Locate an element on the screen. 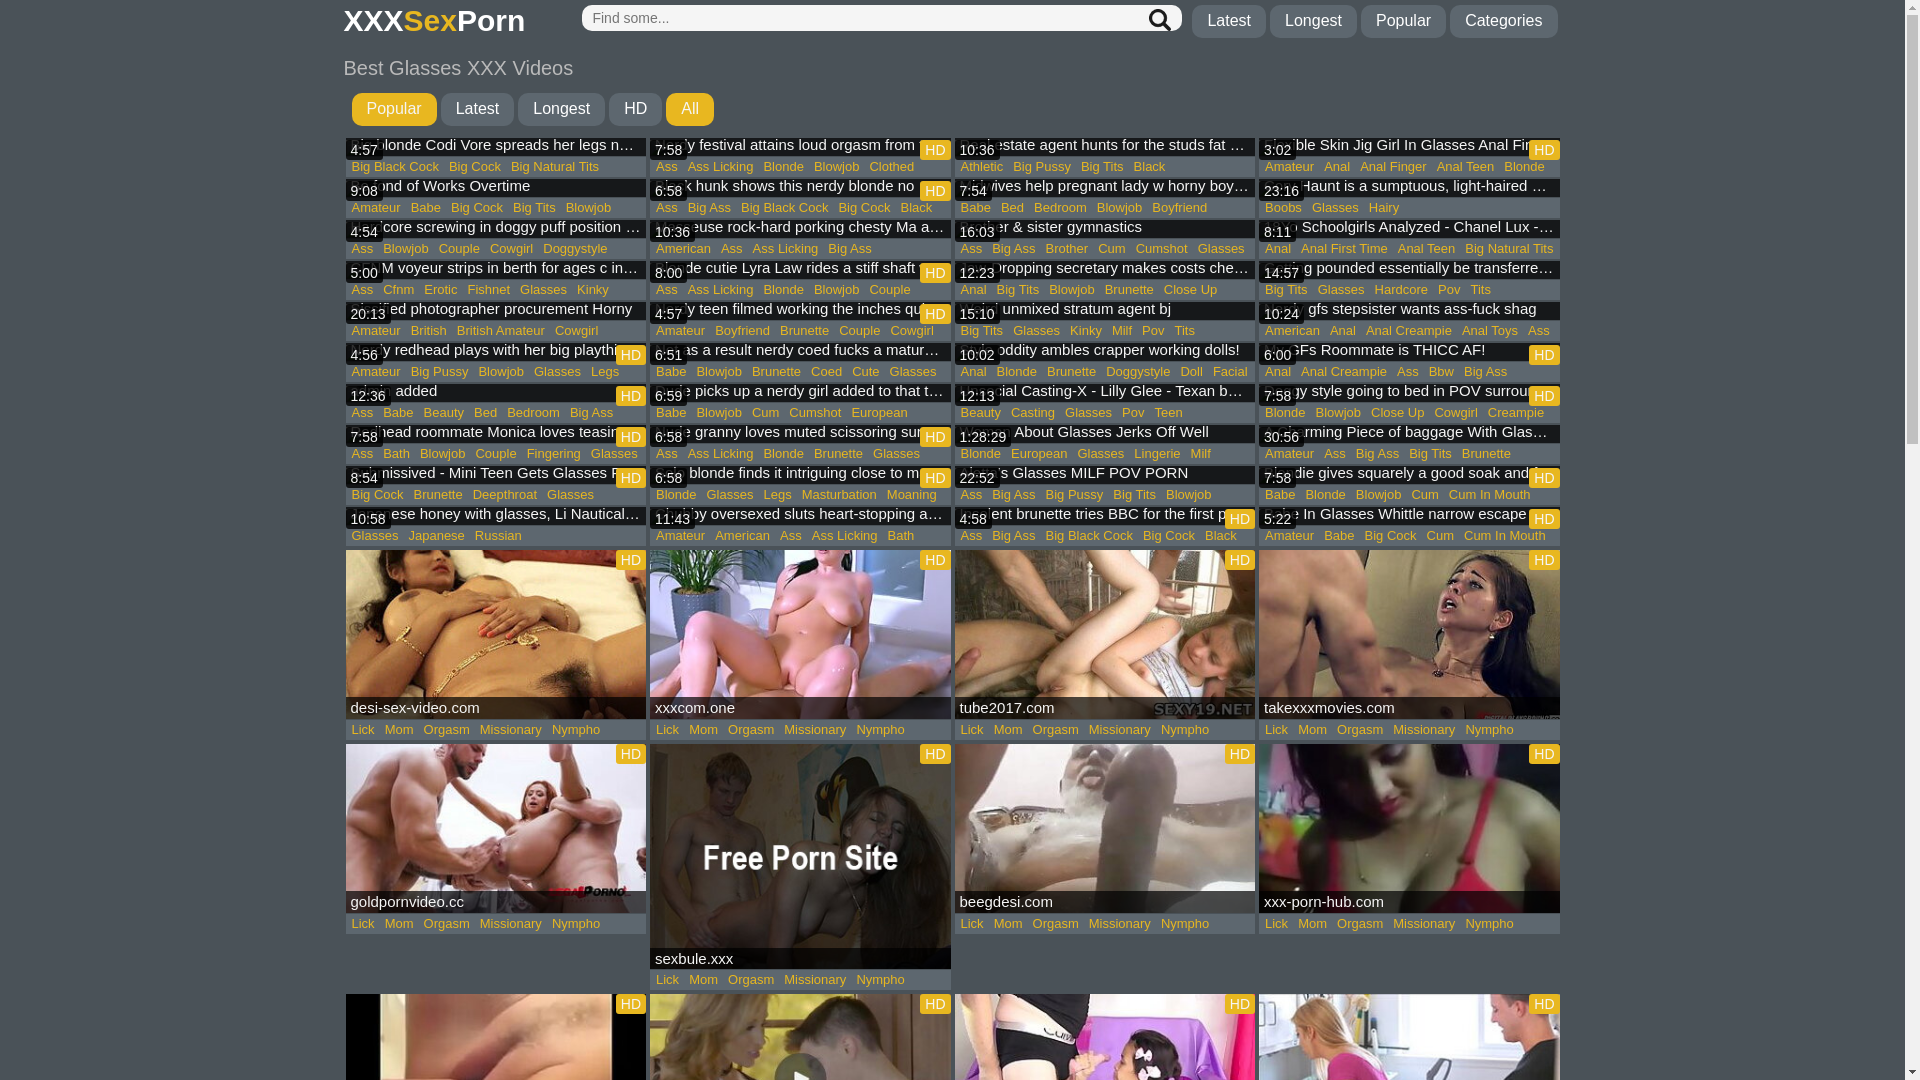  'Russian' is located at coordinates (469, 535).